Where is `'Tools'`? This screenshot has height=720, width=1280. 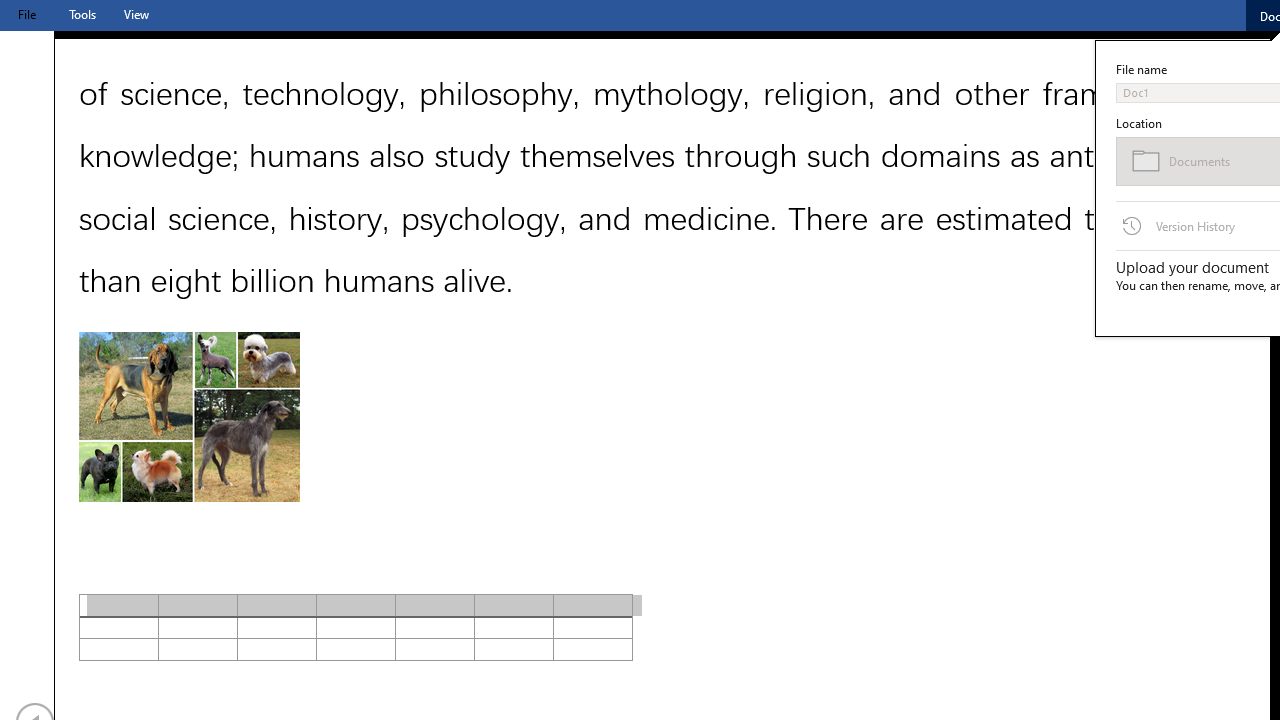 'Tools' is located at coordinates (81, 14).